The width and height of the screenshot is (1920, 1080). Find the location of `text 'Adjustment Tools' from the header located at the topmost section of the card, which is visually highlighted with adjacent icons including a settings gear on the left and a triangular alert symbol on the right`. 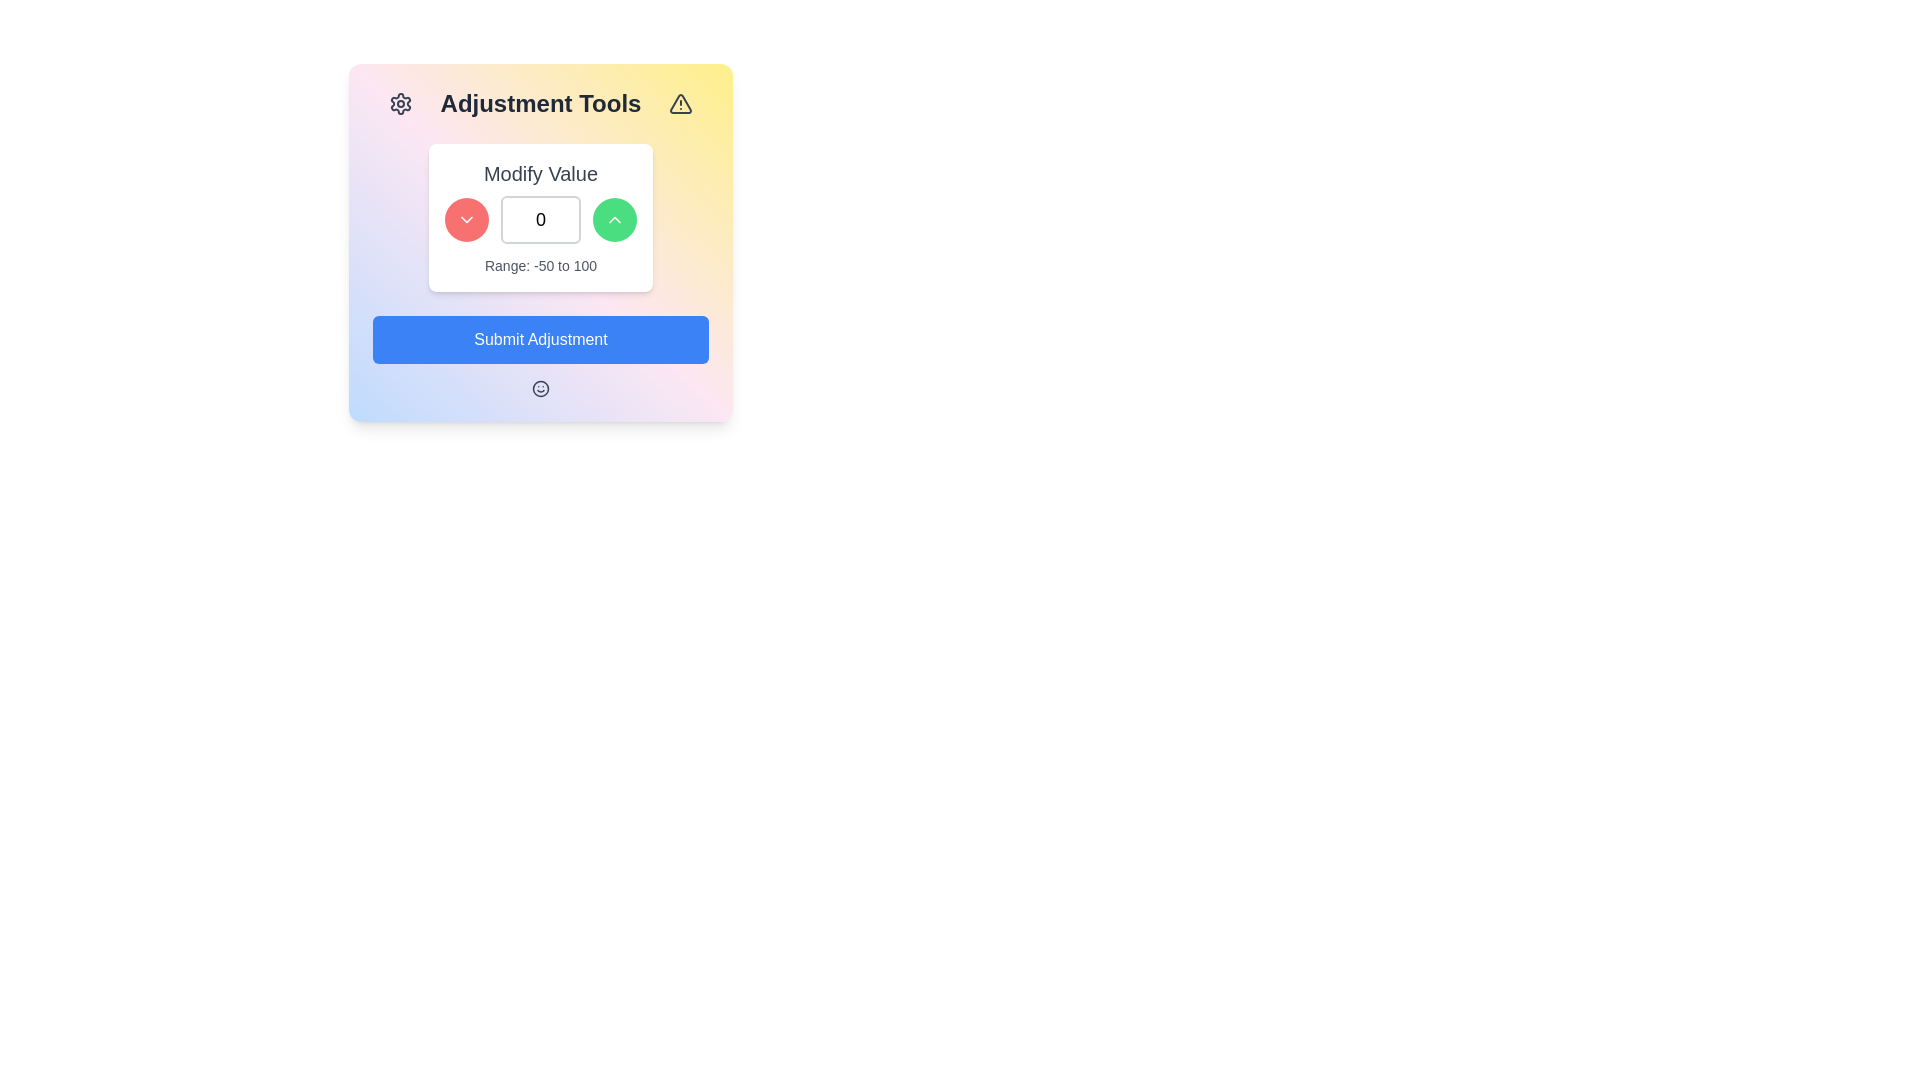

text 'Adjustment Tools' from the header located at the topmost section of the card, which is visually highlighted with adjacent icons including a settings gear on the left and a triangular alert symbol on the right is located at coordinates (541, 104).